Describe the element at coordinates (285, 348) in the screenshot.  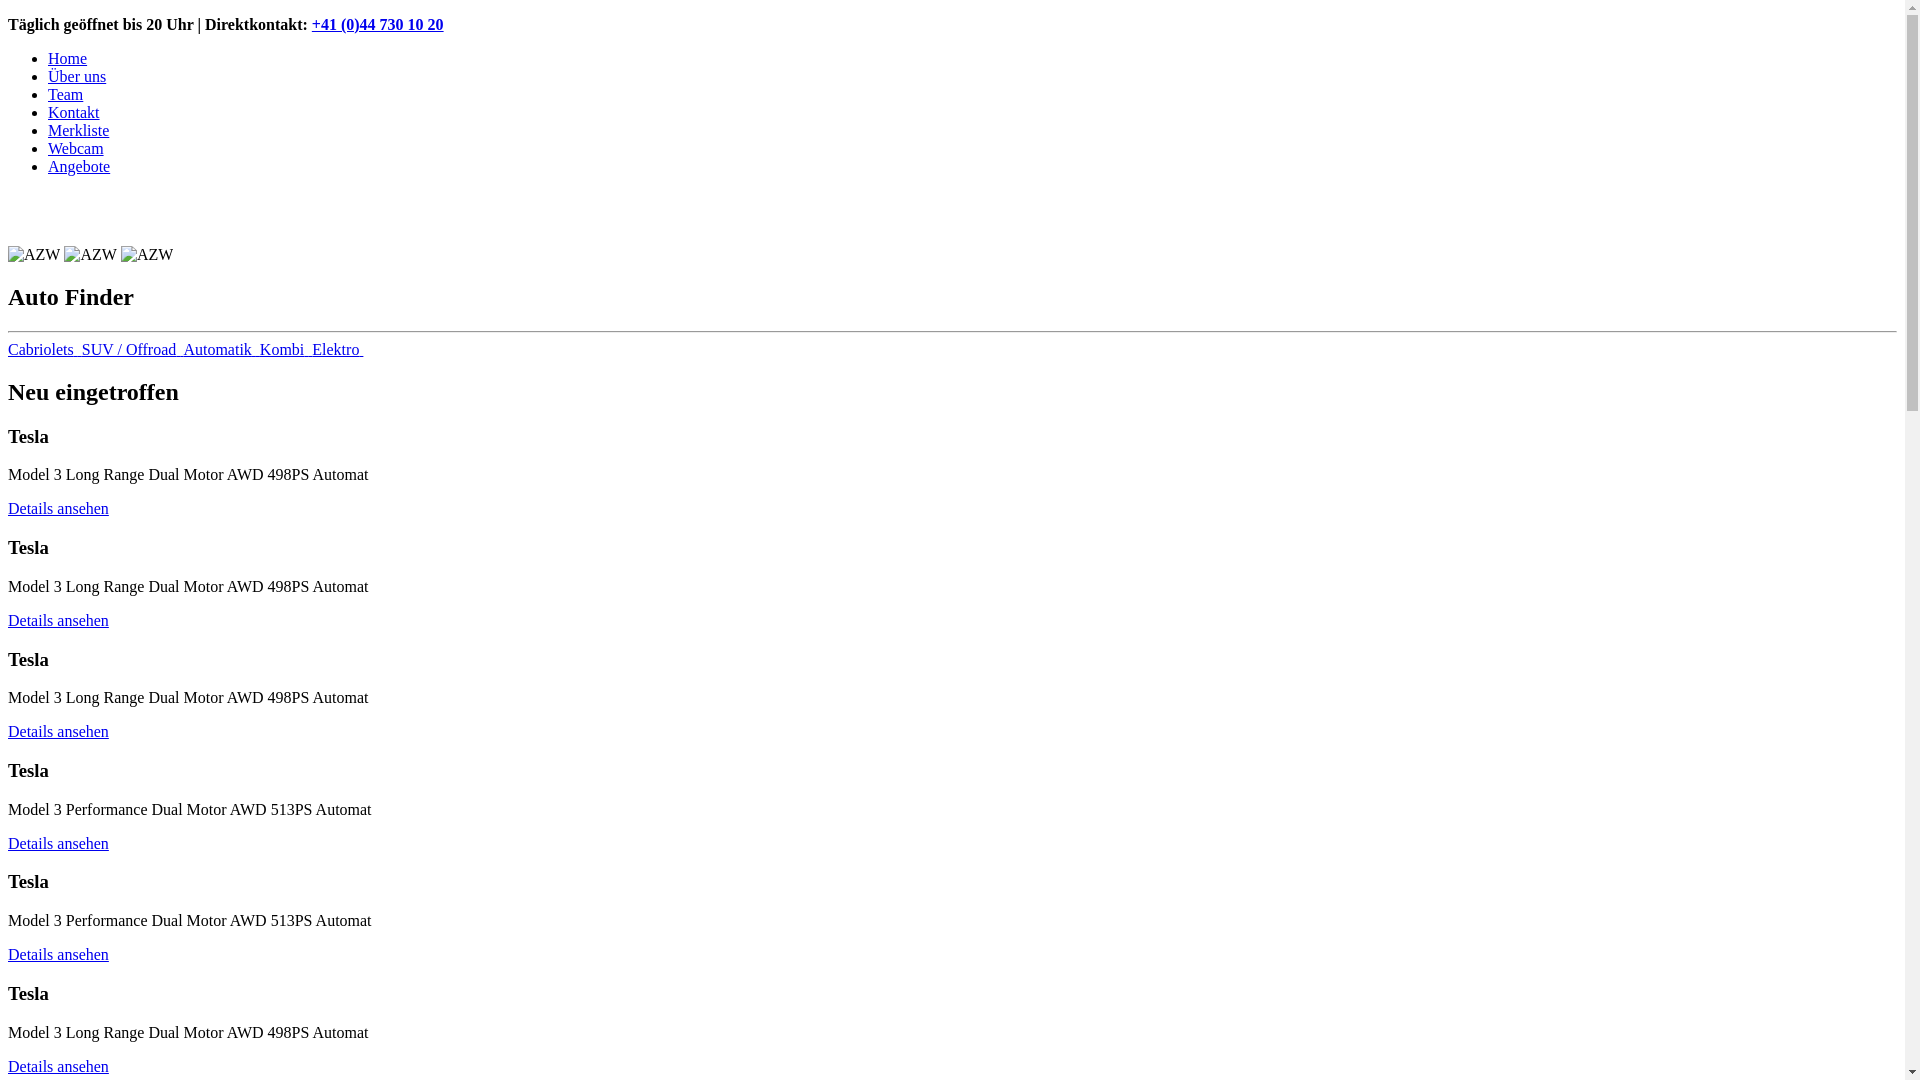
I see `'Kombi'` at that location.